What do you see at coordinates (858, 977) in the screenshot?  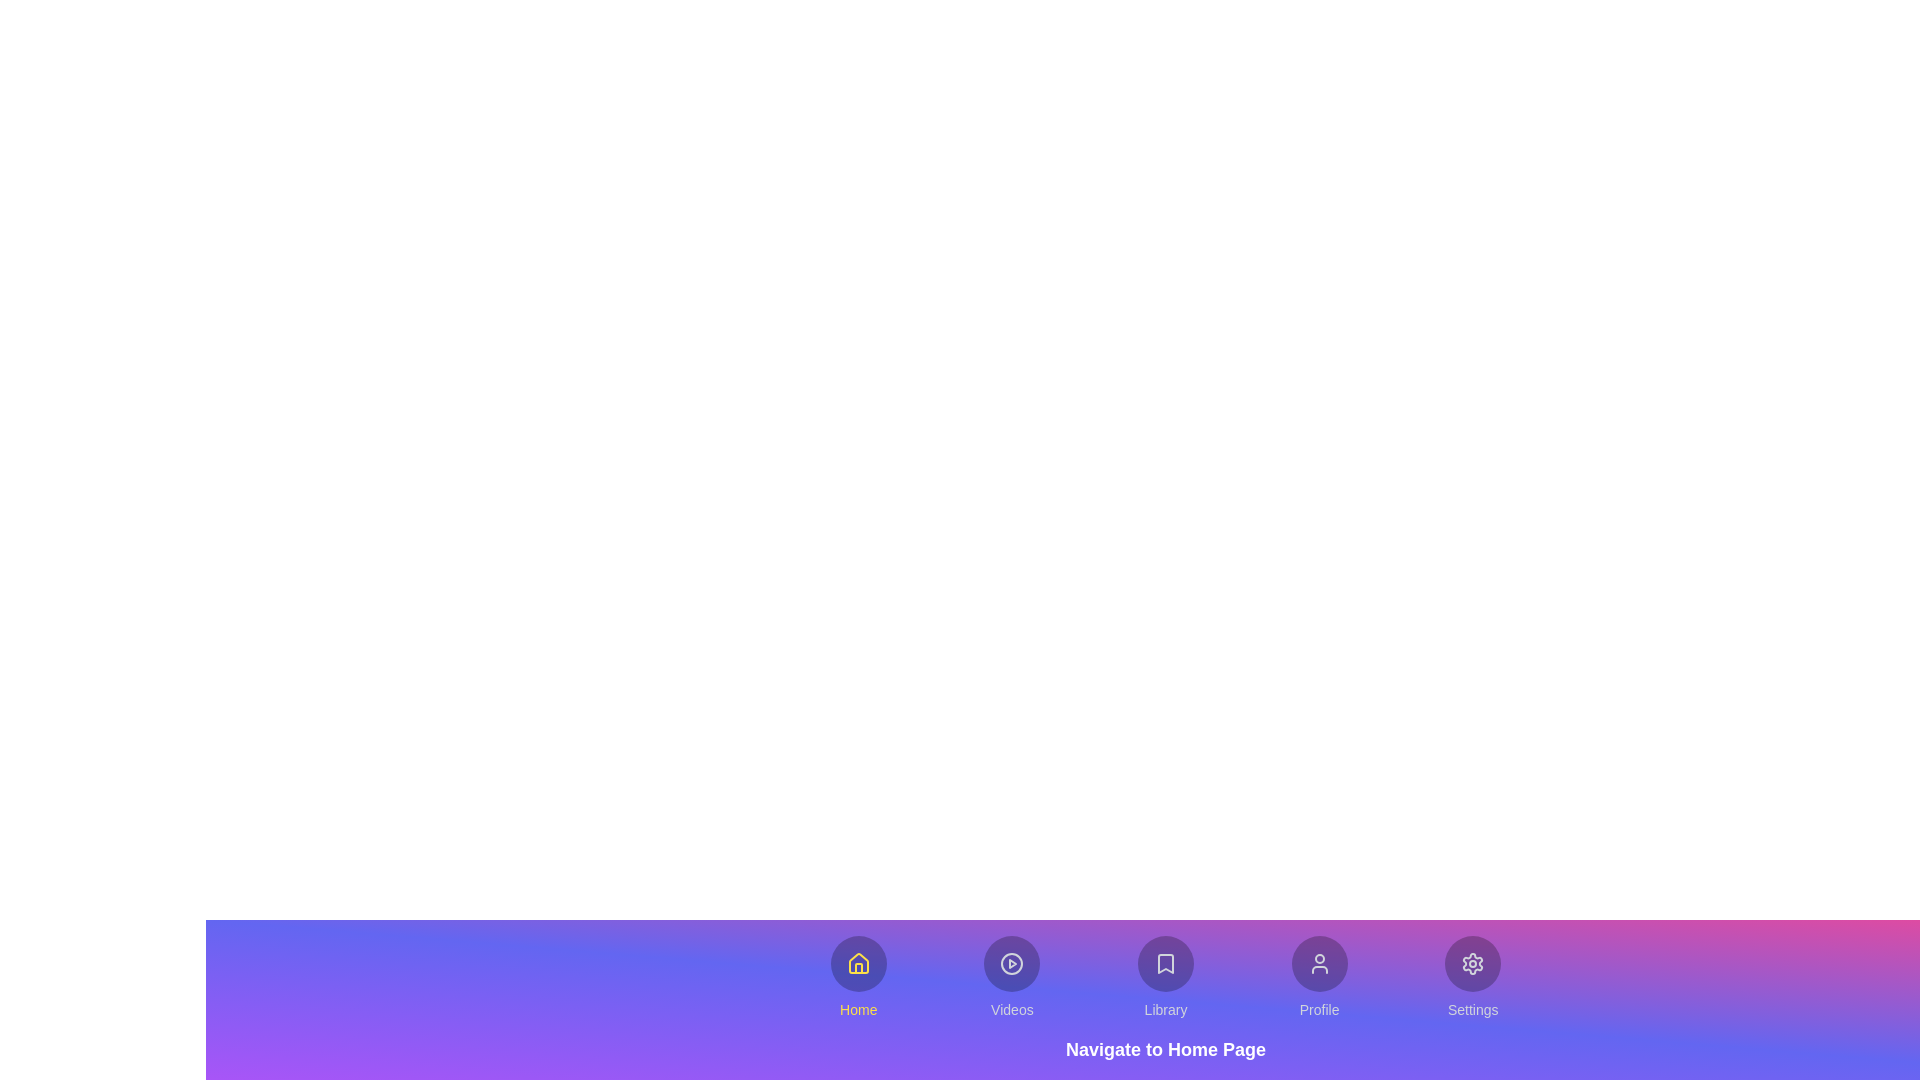 I see `the tab labeled Home in the navigation bar` at bounding box center [858, 977].